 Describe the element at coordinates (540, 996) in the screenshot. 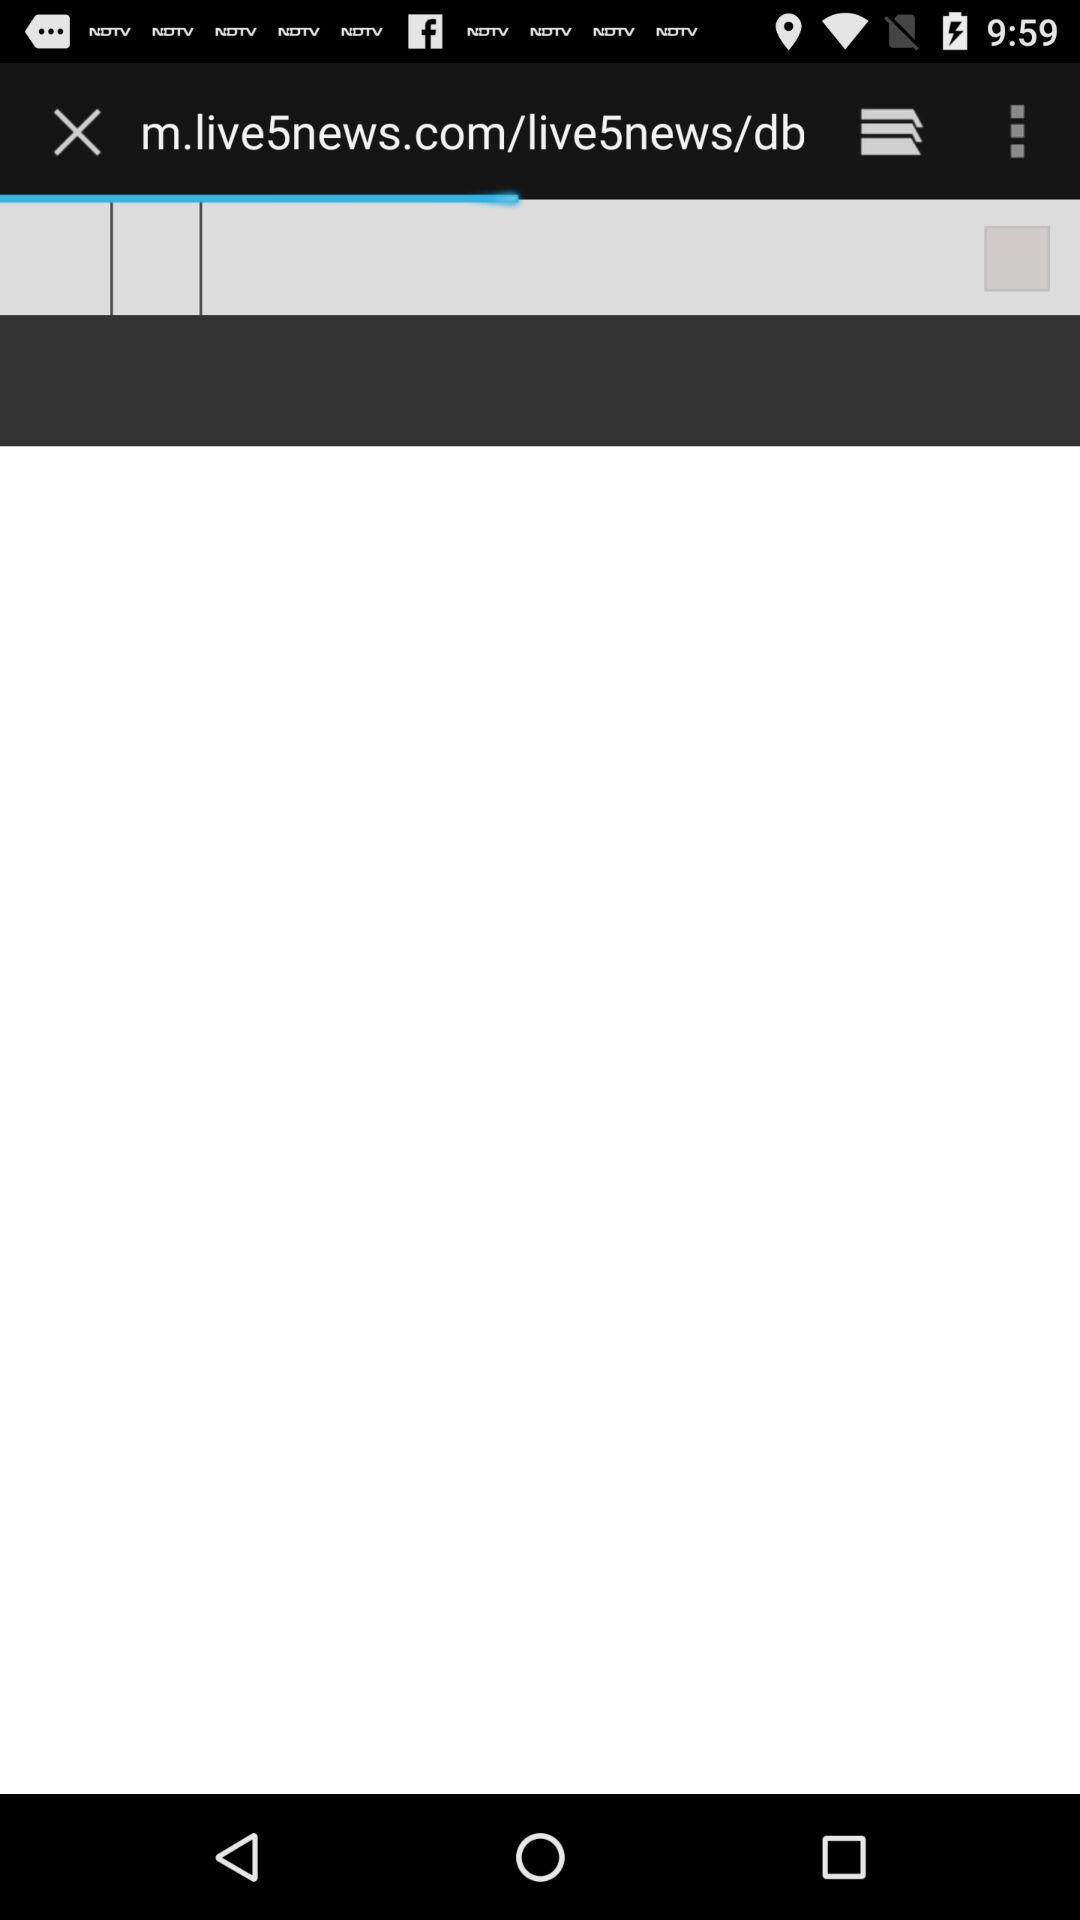

I see `the item below m live5news com icon` at that location.